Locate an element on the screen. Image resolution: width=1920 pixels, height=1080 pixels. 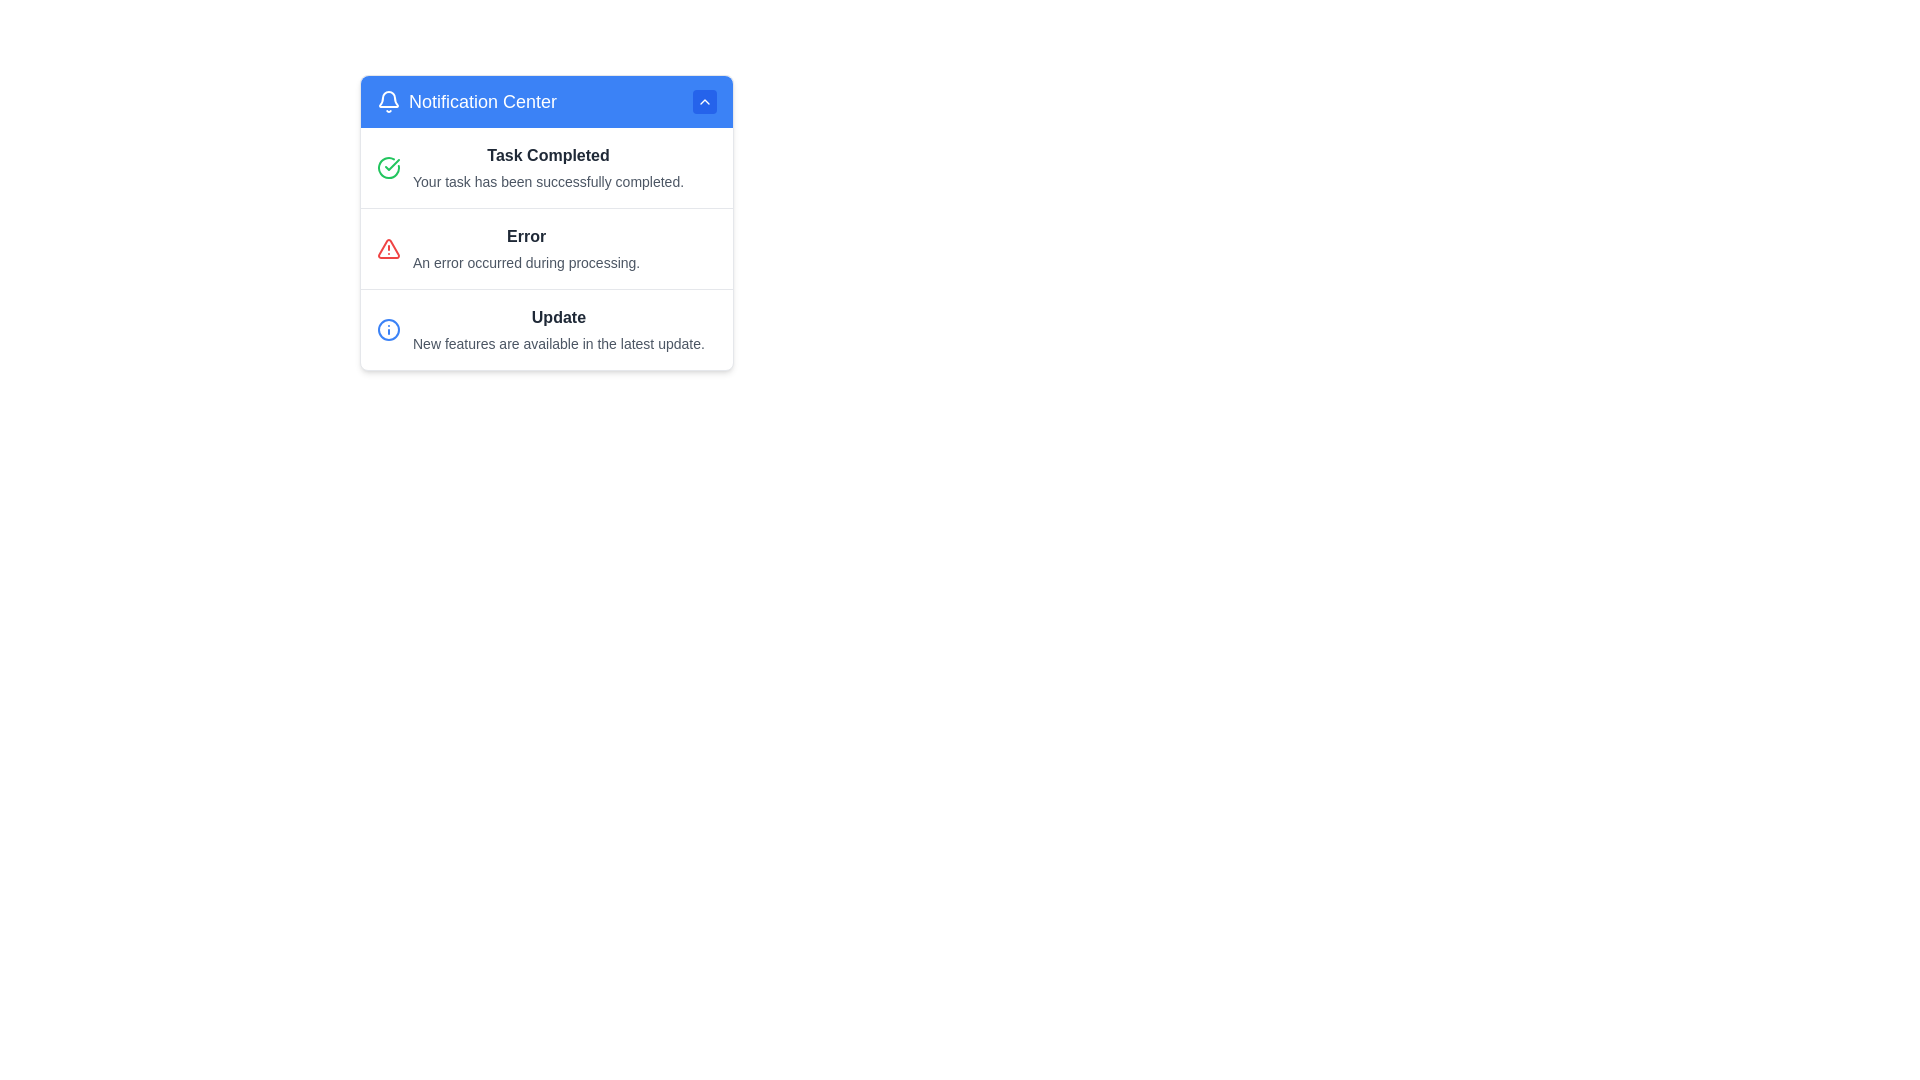
the chevron-up icon in the upper-right corner of the blue header section of the 'Notification Center' is located at coordinates (705, 101).